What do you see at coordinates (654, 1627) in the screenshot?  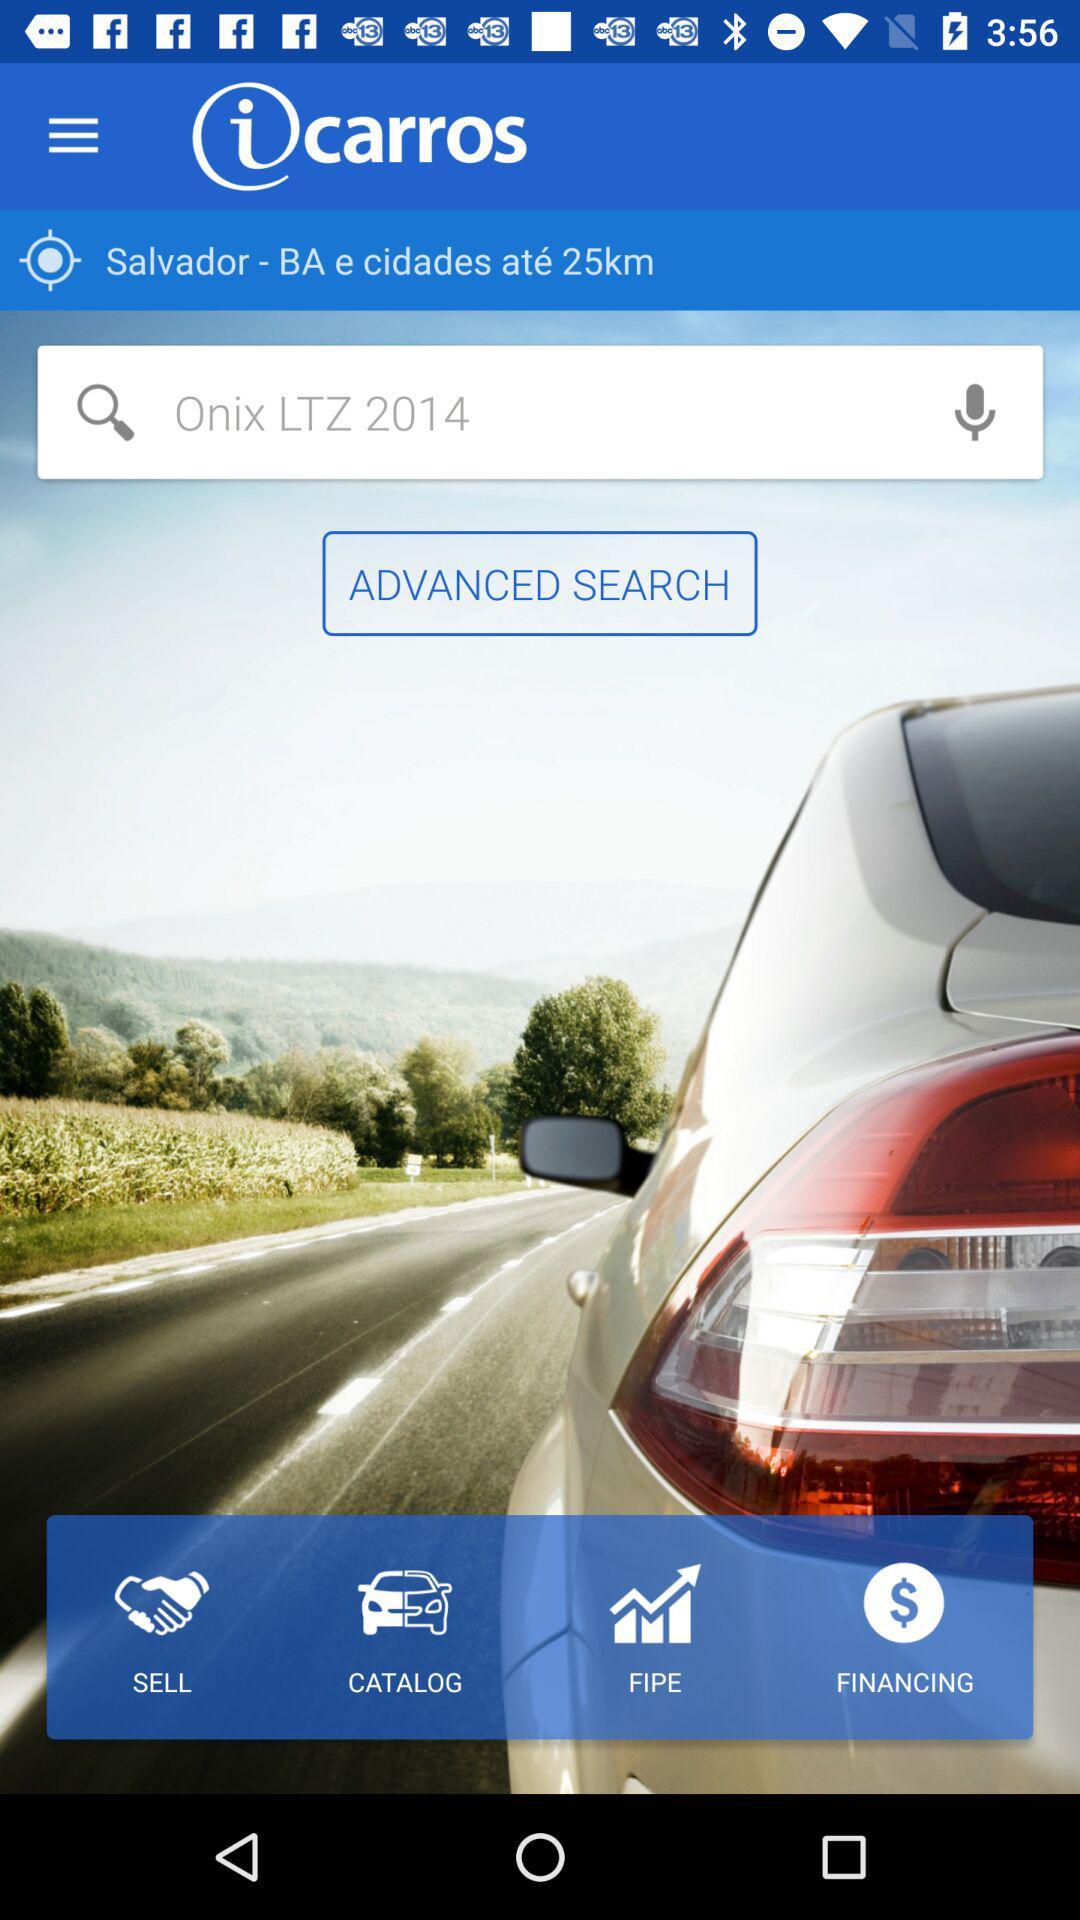 I see `the icon to the right of catalog icon` at bounding box center [654, 1627].